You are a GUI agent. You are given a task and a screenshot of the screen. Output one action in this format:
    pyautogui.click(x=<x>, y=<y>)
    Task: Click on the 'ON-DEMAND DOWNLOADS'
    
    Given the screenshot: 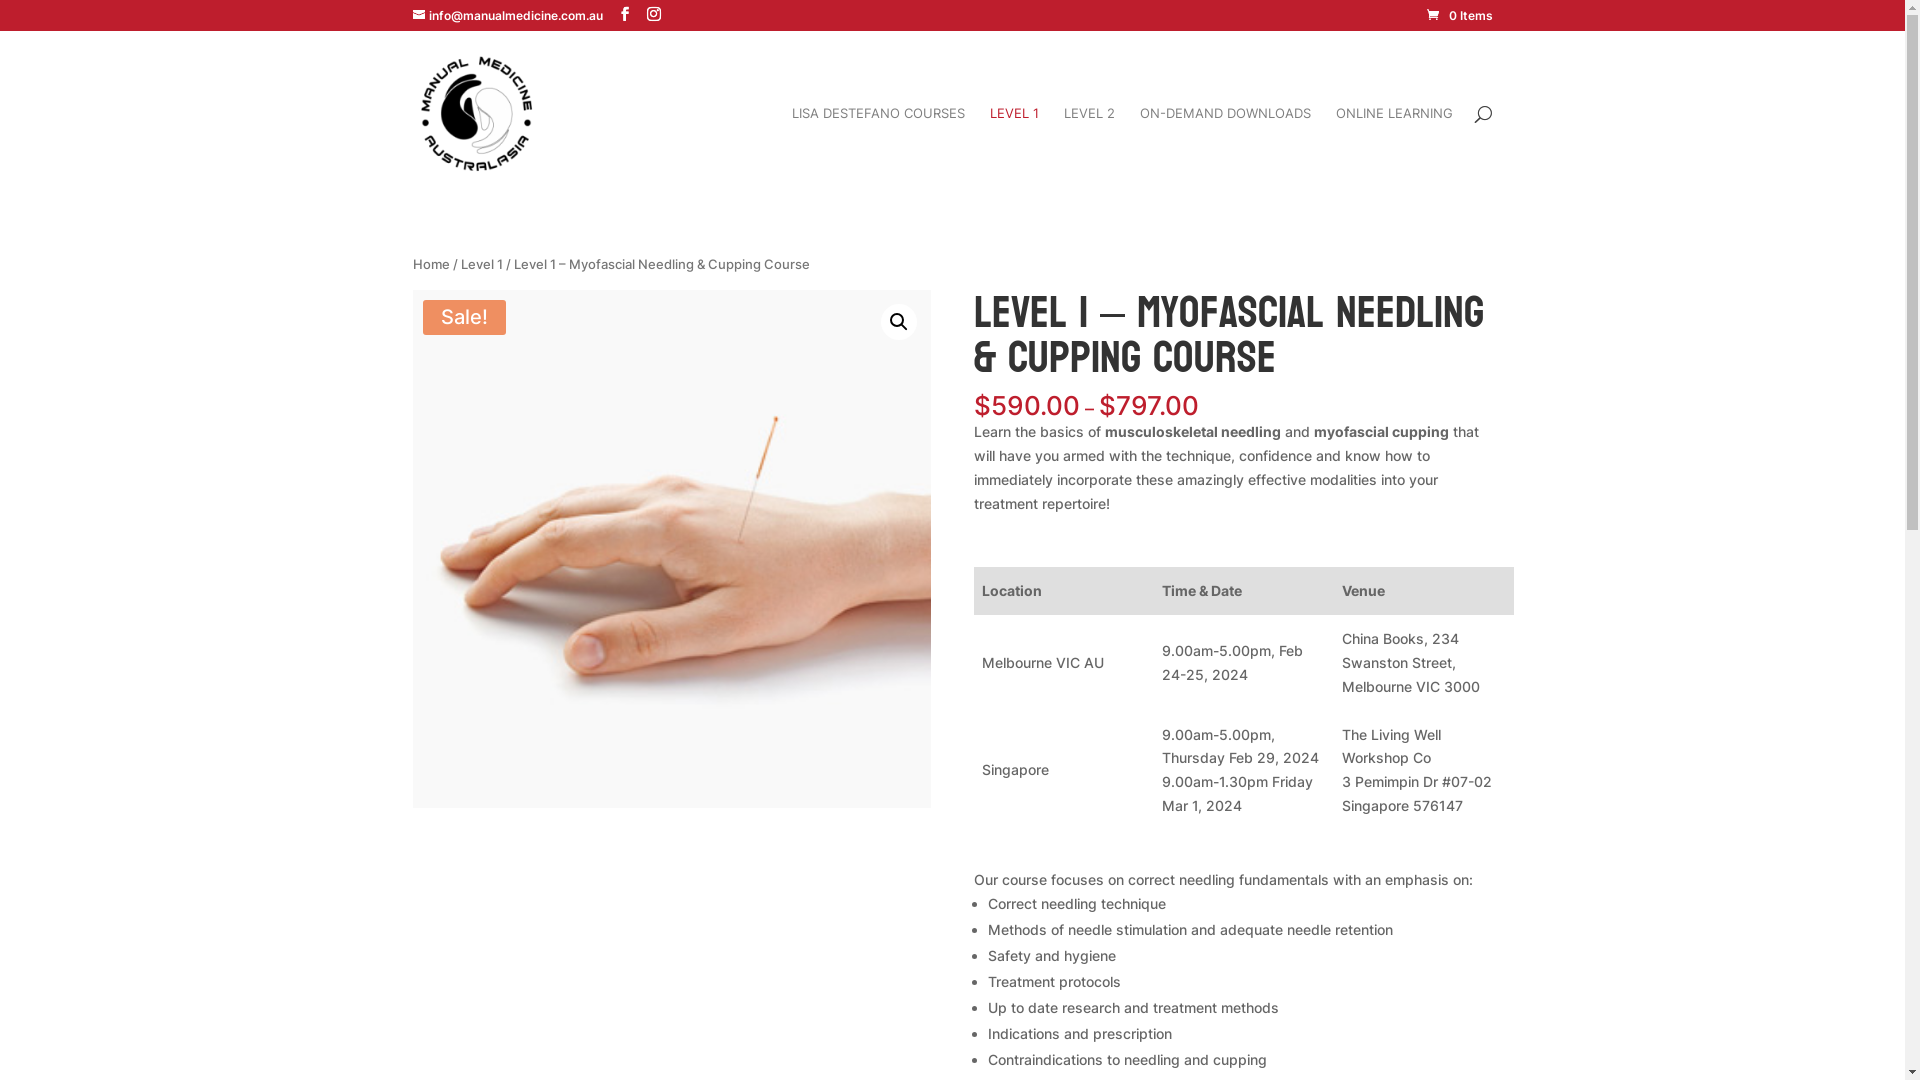 What is the action you would take?
    pyautogui.click(x=1224, y=149)
    